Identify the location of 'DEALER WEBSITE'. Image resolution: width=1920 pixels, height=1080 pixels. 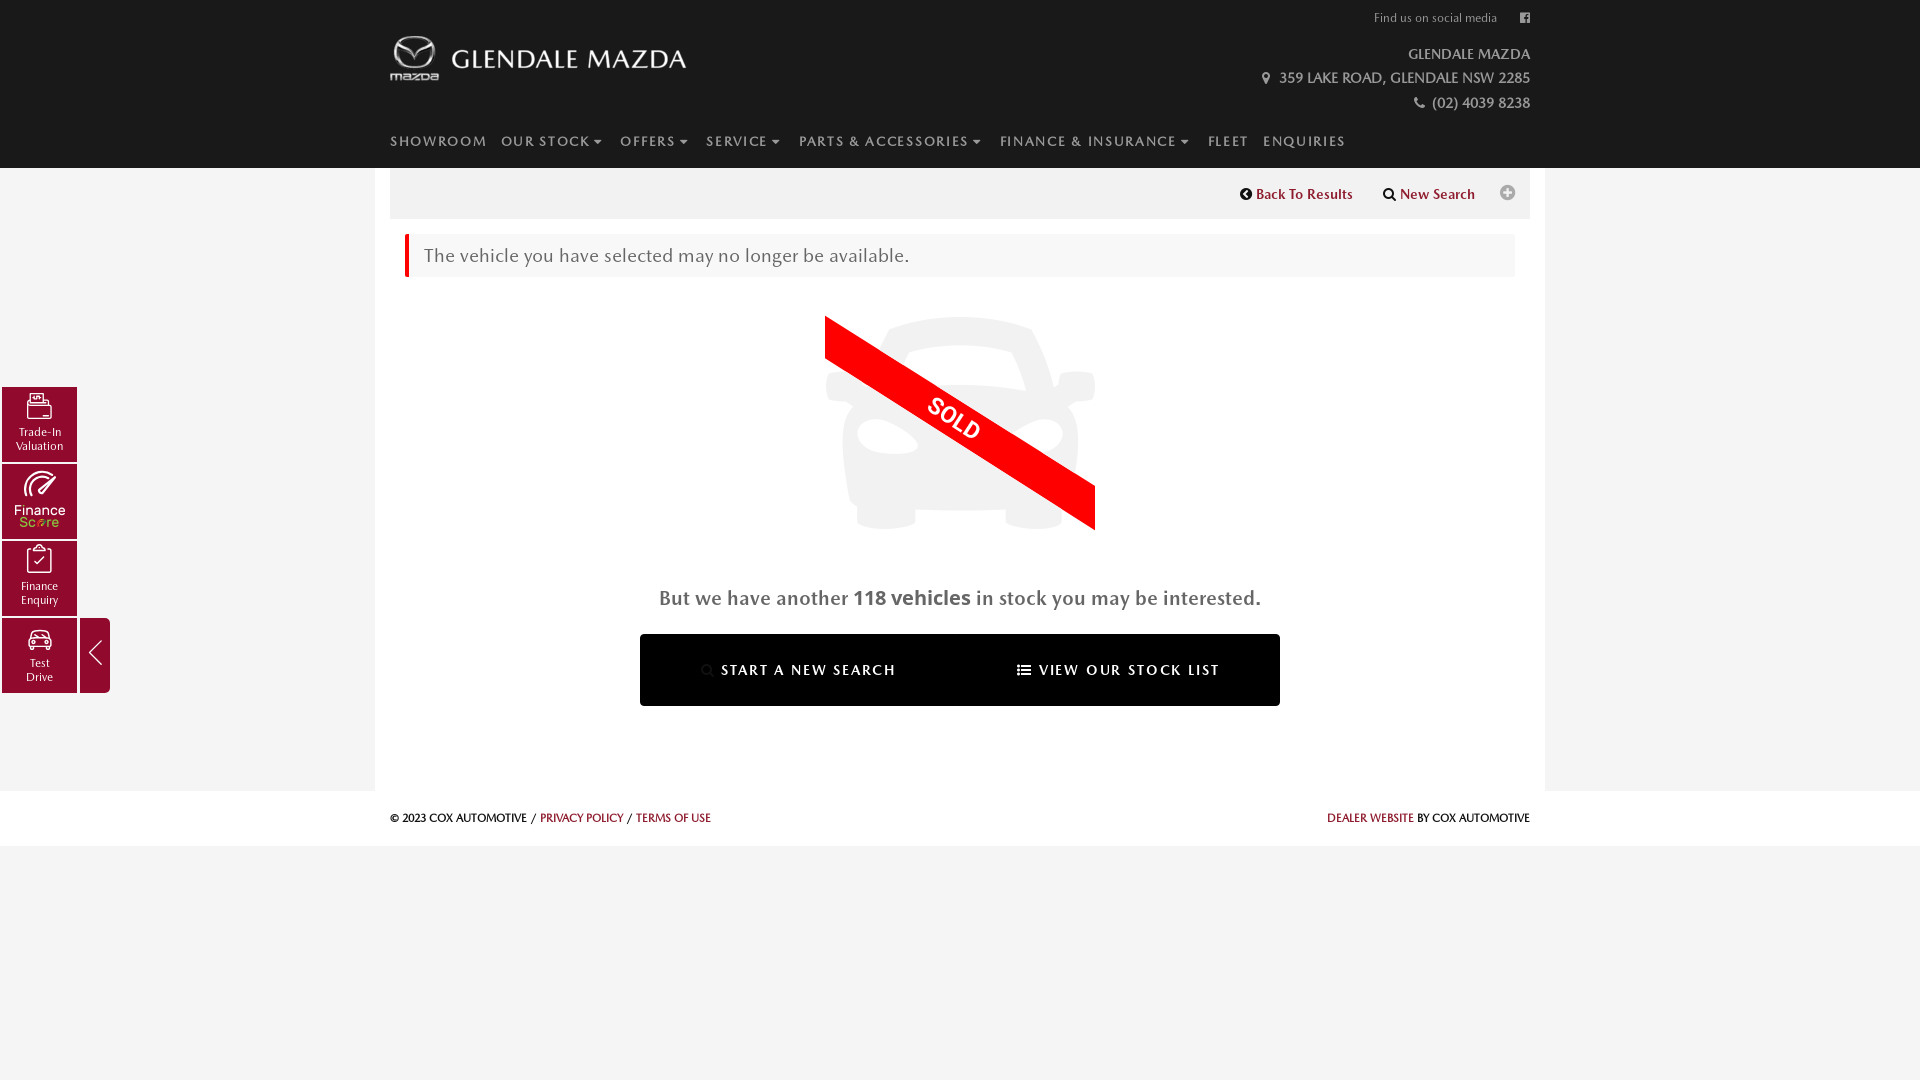
(1326, 818).